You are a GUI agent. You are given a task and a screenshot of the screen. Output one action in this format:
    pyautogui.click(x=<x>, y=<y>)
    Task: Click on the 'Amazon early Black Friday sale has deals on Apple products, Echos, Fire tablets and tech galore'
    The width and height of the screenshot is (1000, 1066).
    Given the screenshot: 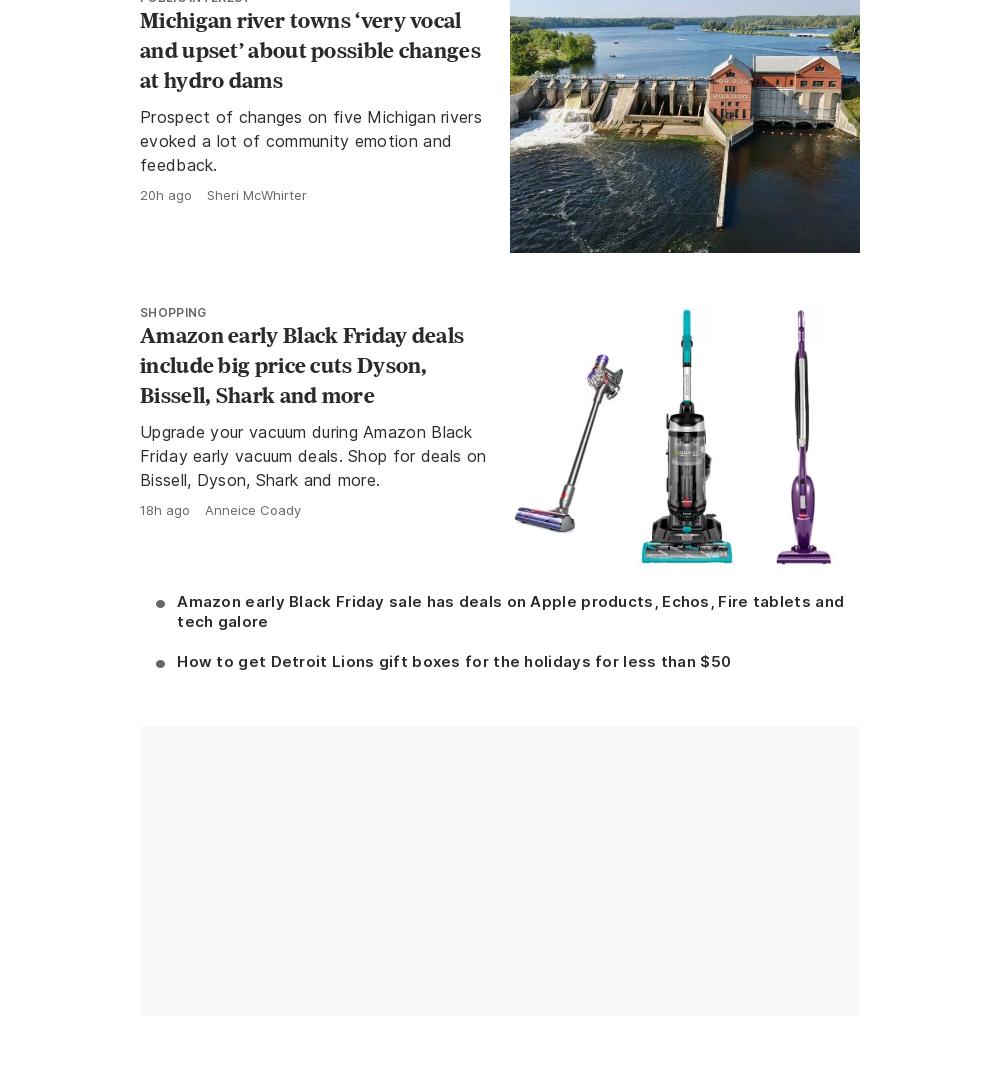 What is the action you would take?
    pyautogui.click(x=177, y=609)
    